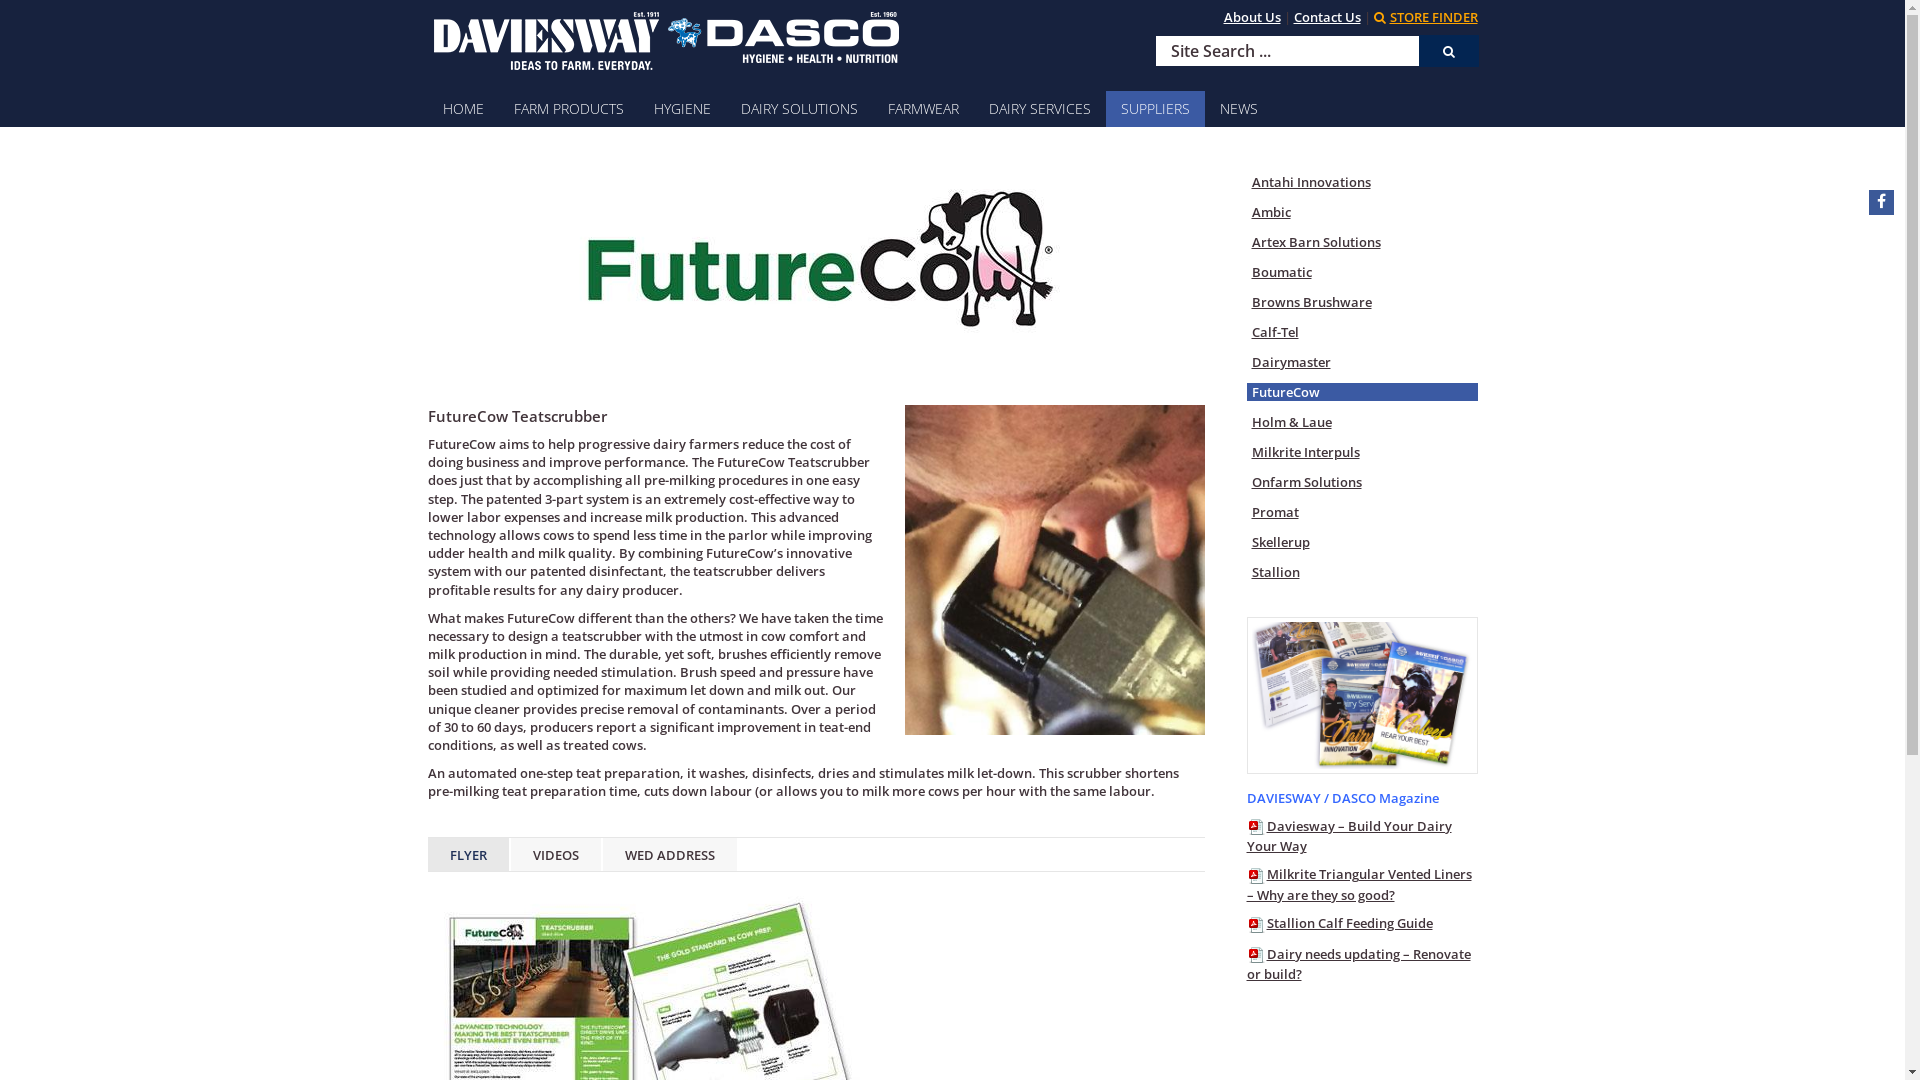 The height and width of the screenshot is (1080, 1920). I want to click on 'Stallion Calf Feeding Guide', so click(1339, 922).